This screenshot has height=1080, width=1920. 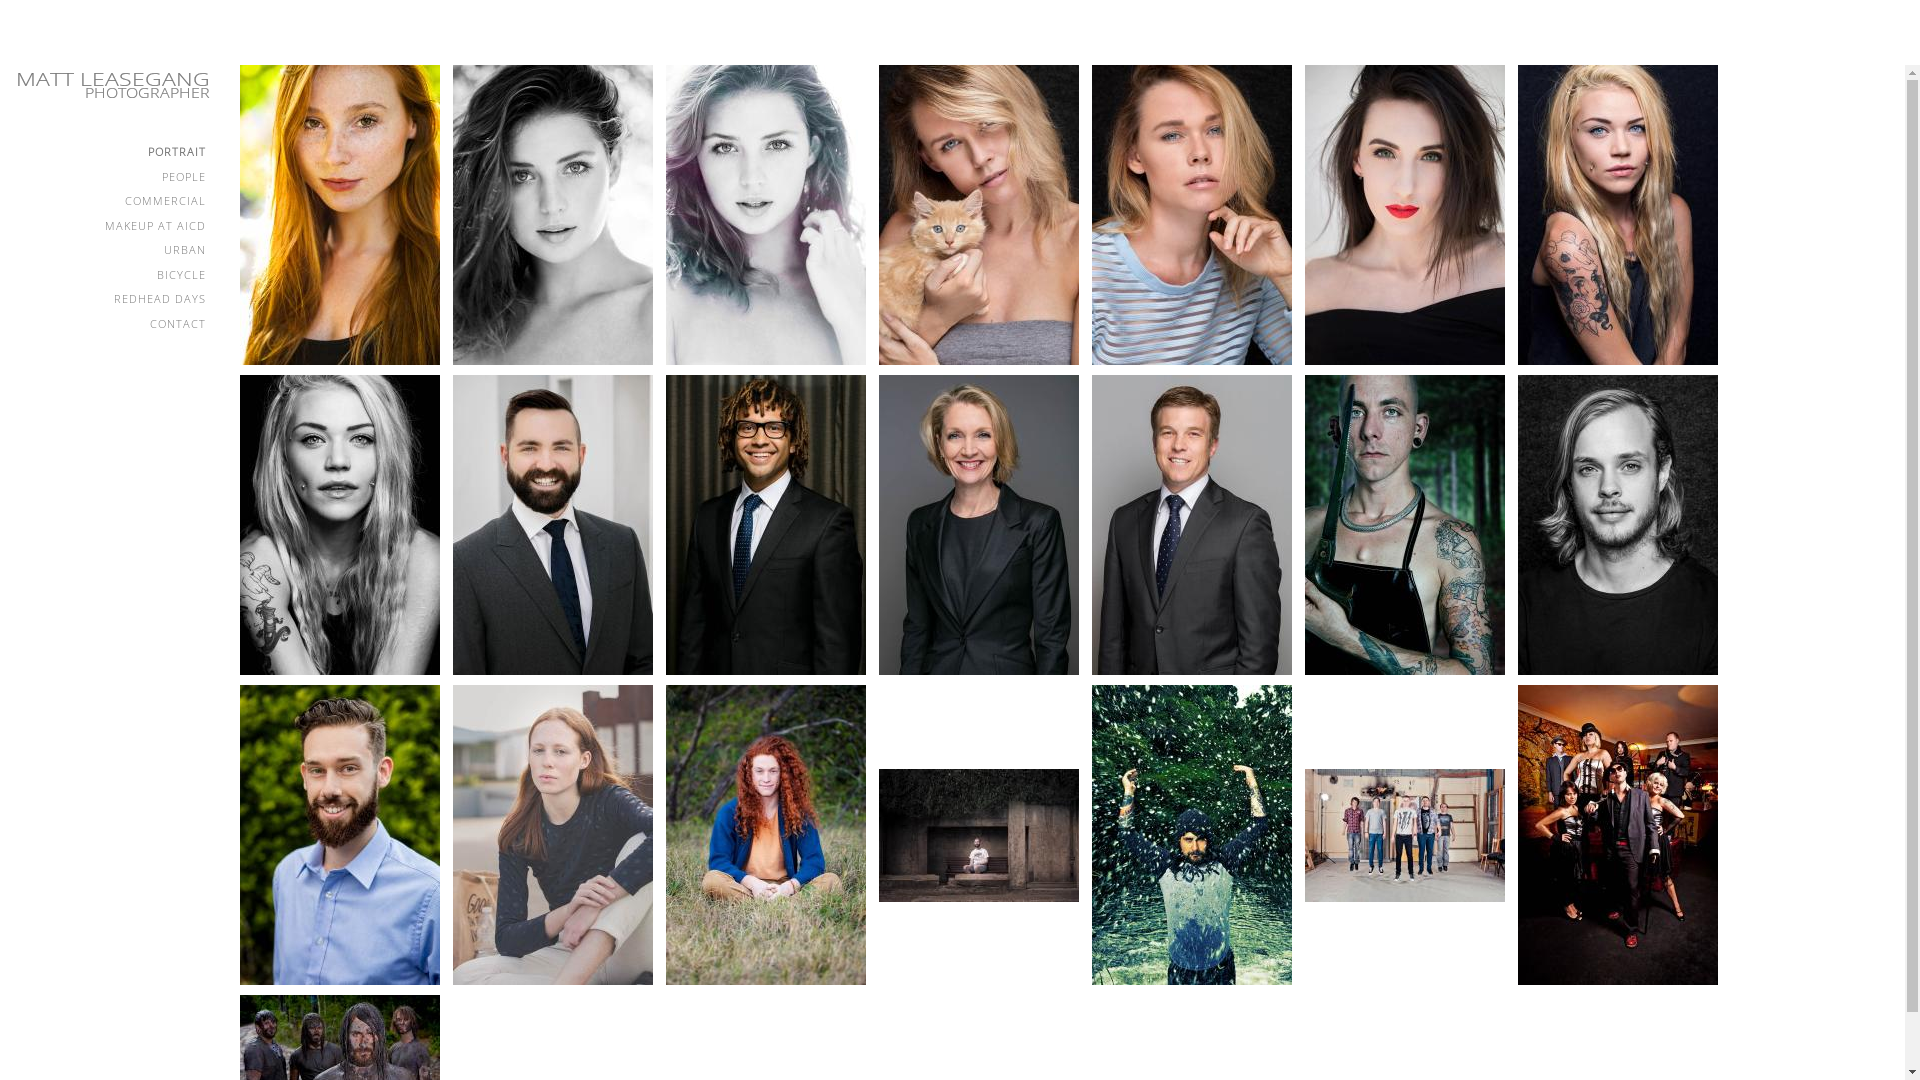 What do you see at coordinates (109, 275) in the screenshot?
I see `'BICYCLE'` at bounding box center [109, 275].